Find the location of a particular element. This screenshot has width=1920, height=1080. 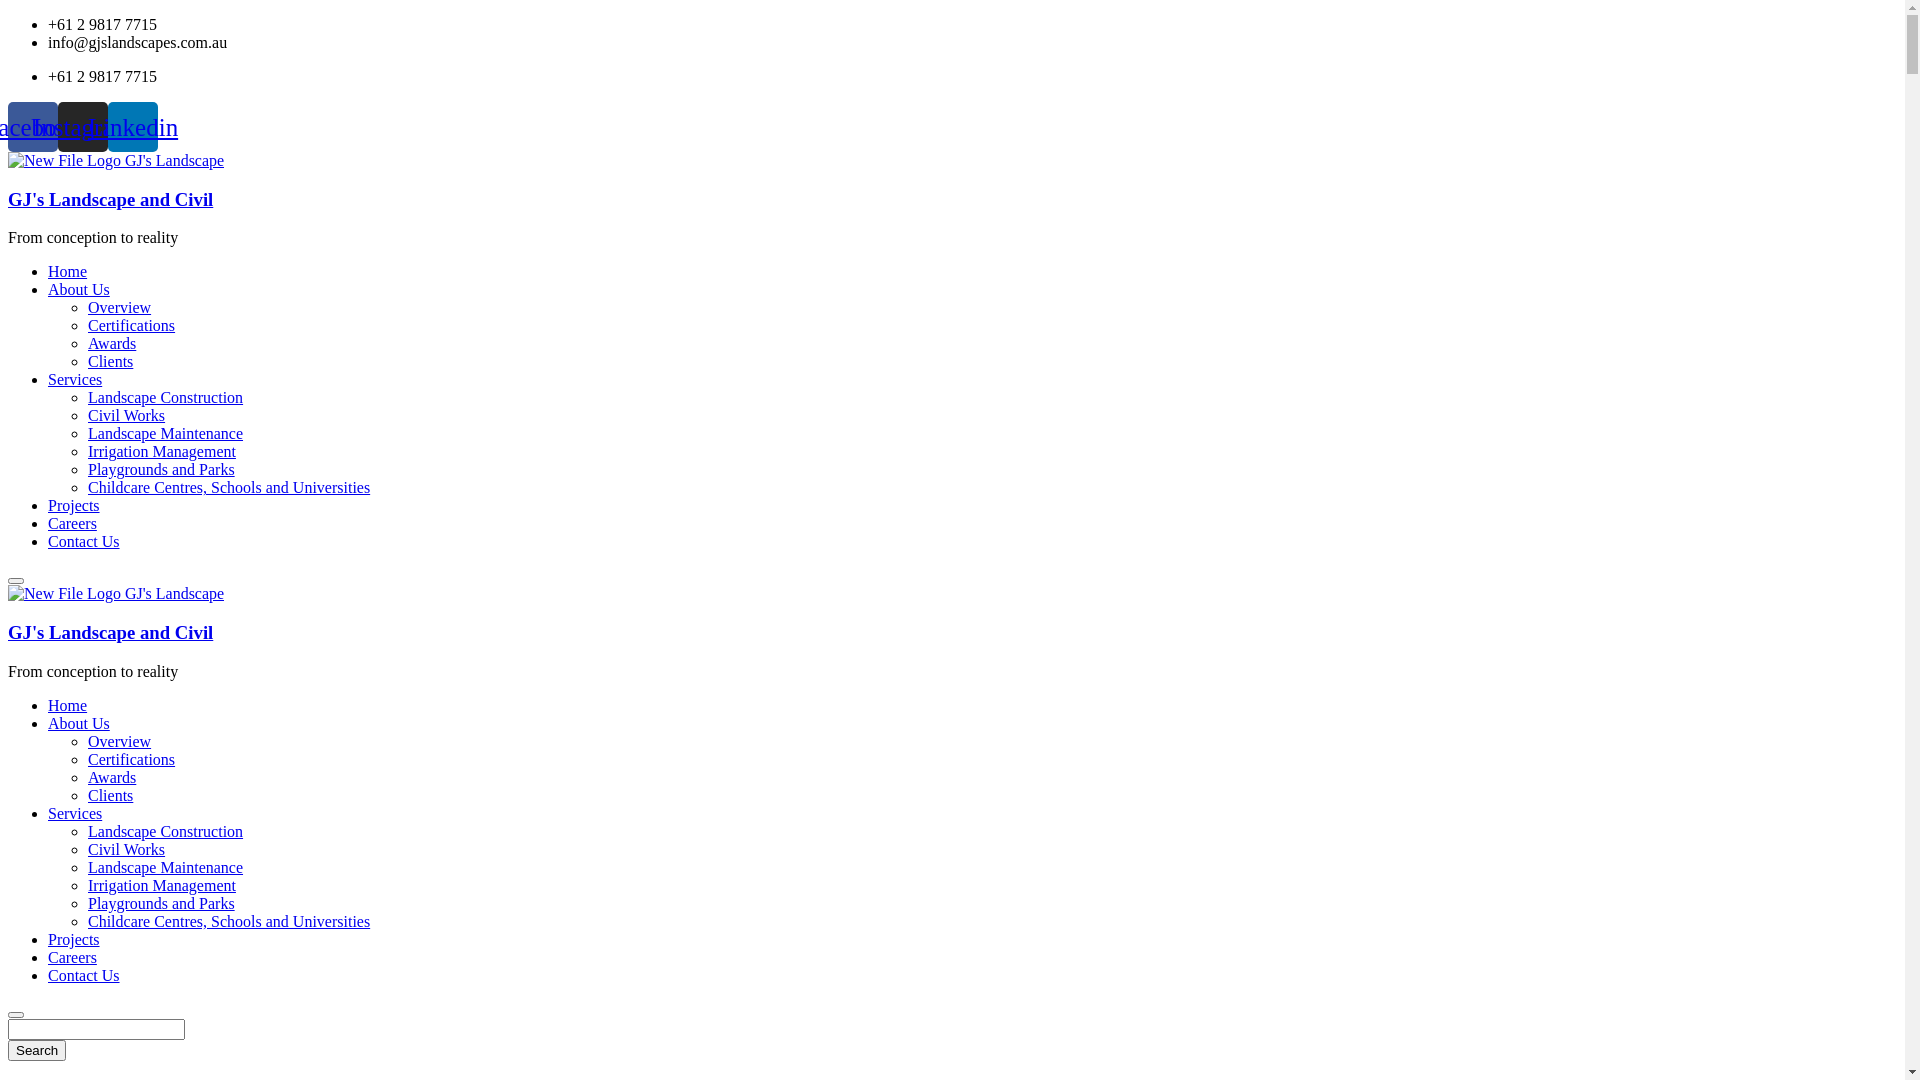

'Overview' is located at coordinates (118, 741).